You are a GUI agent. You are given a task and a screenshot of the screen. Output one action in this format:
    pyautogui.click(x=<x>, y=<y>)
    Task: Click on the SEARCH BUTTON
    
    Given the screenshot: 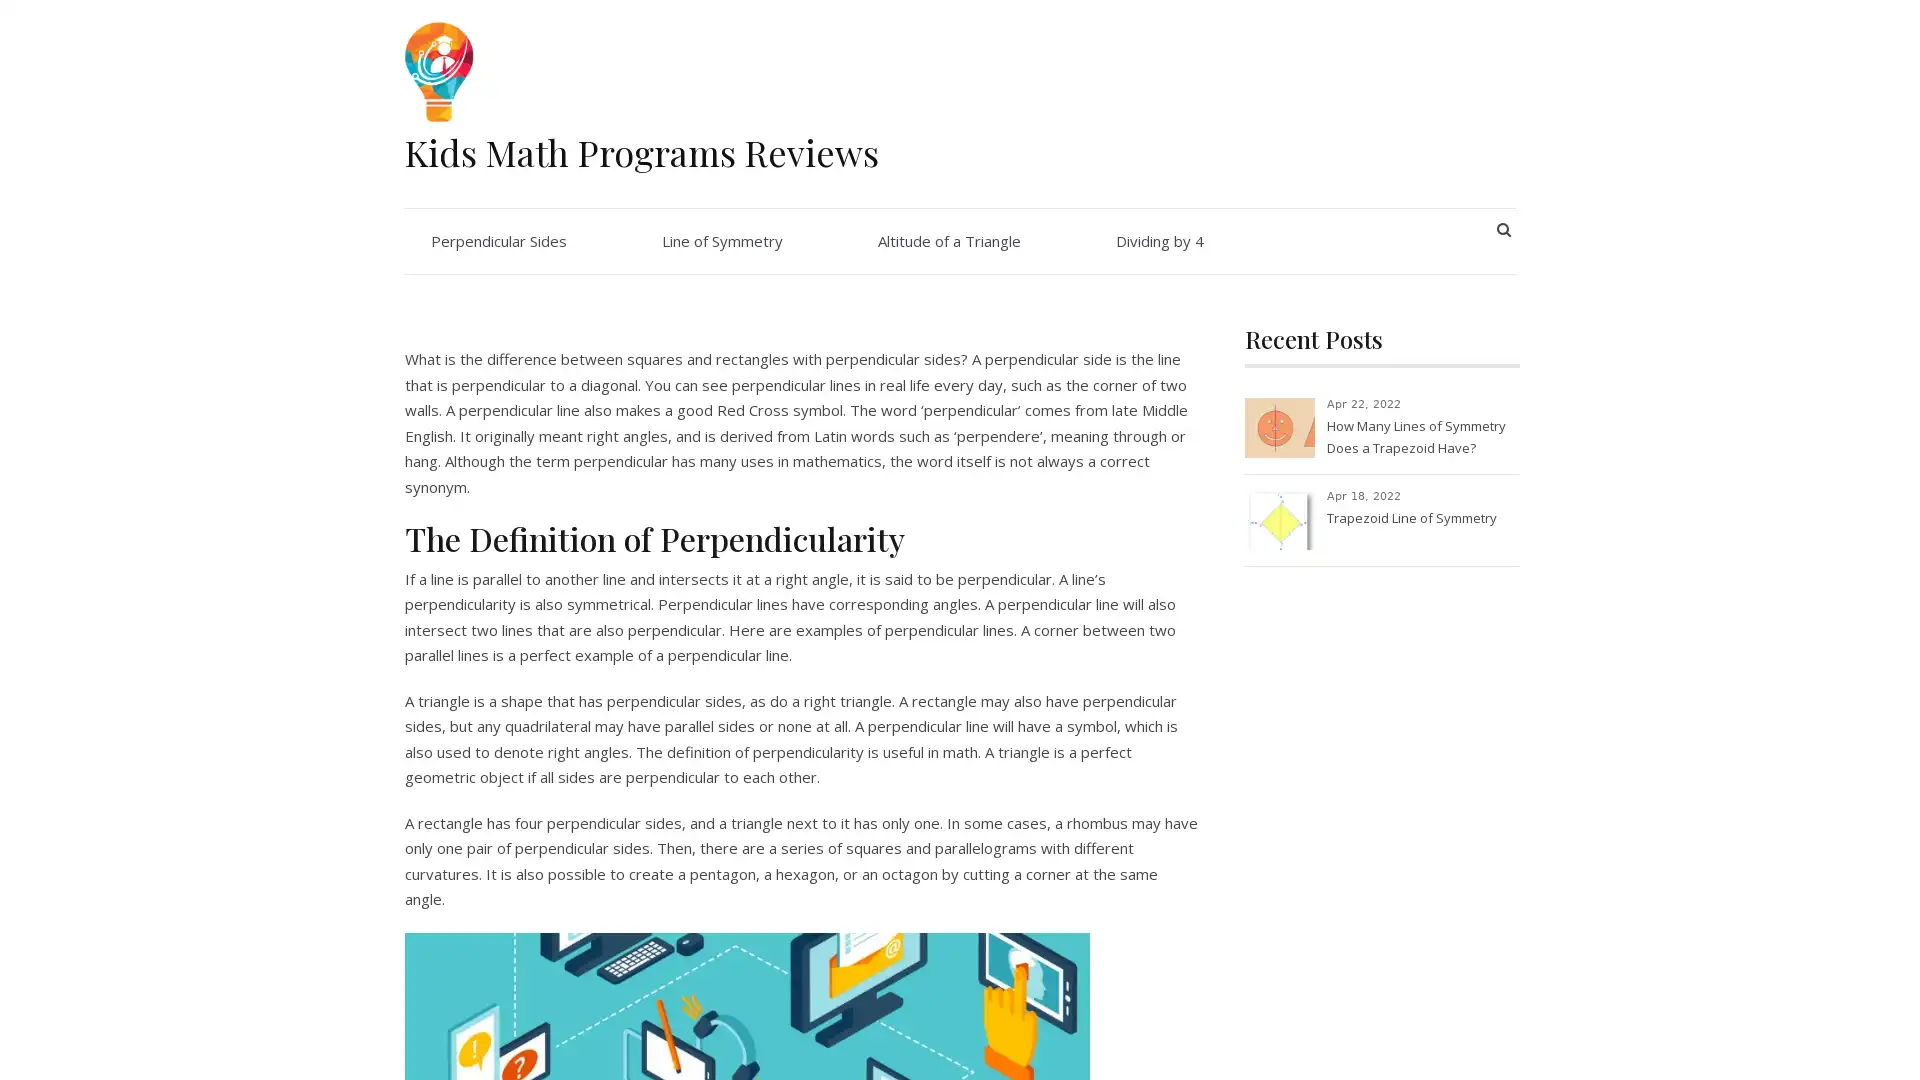 What is the action you would take?
    pyautogui.click(x=1504, y=227)
    